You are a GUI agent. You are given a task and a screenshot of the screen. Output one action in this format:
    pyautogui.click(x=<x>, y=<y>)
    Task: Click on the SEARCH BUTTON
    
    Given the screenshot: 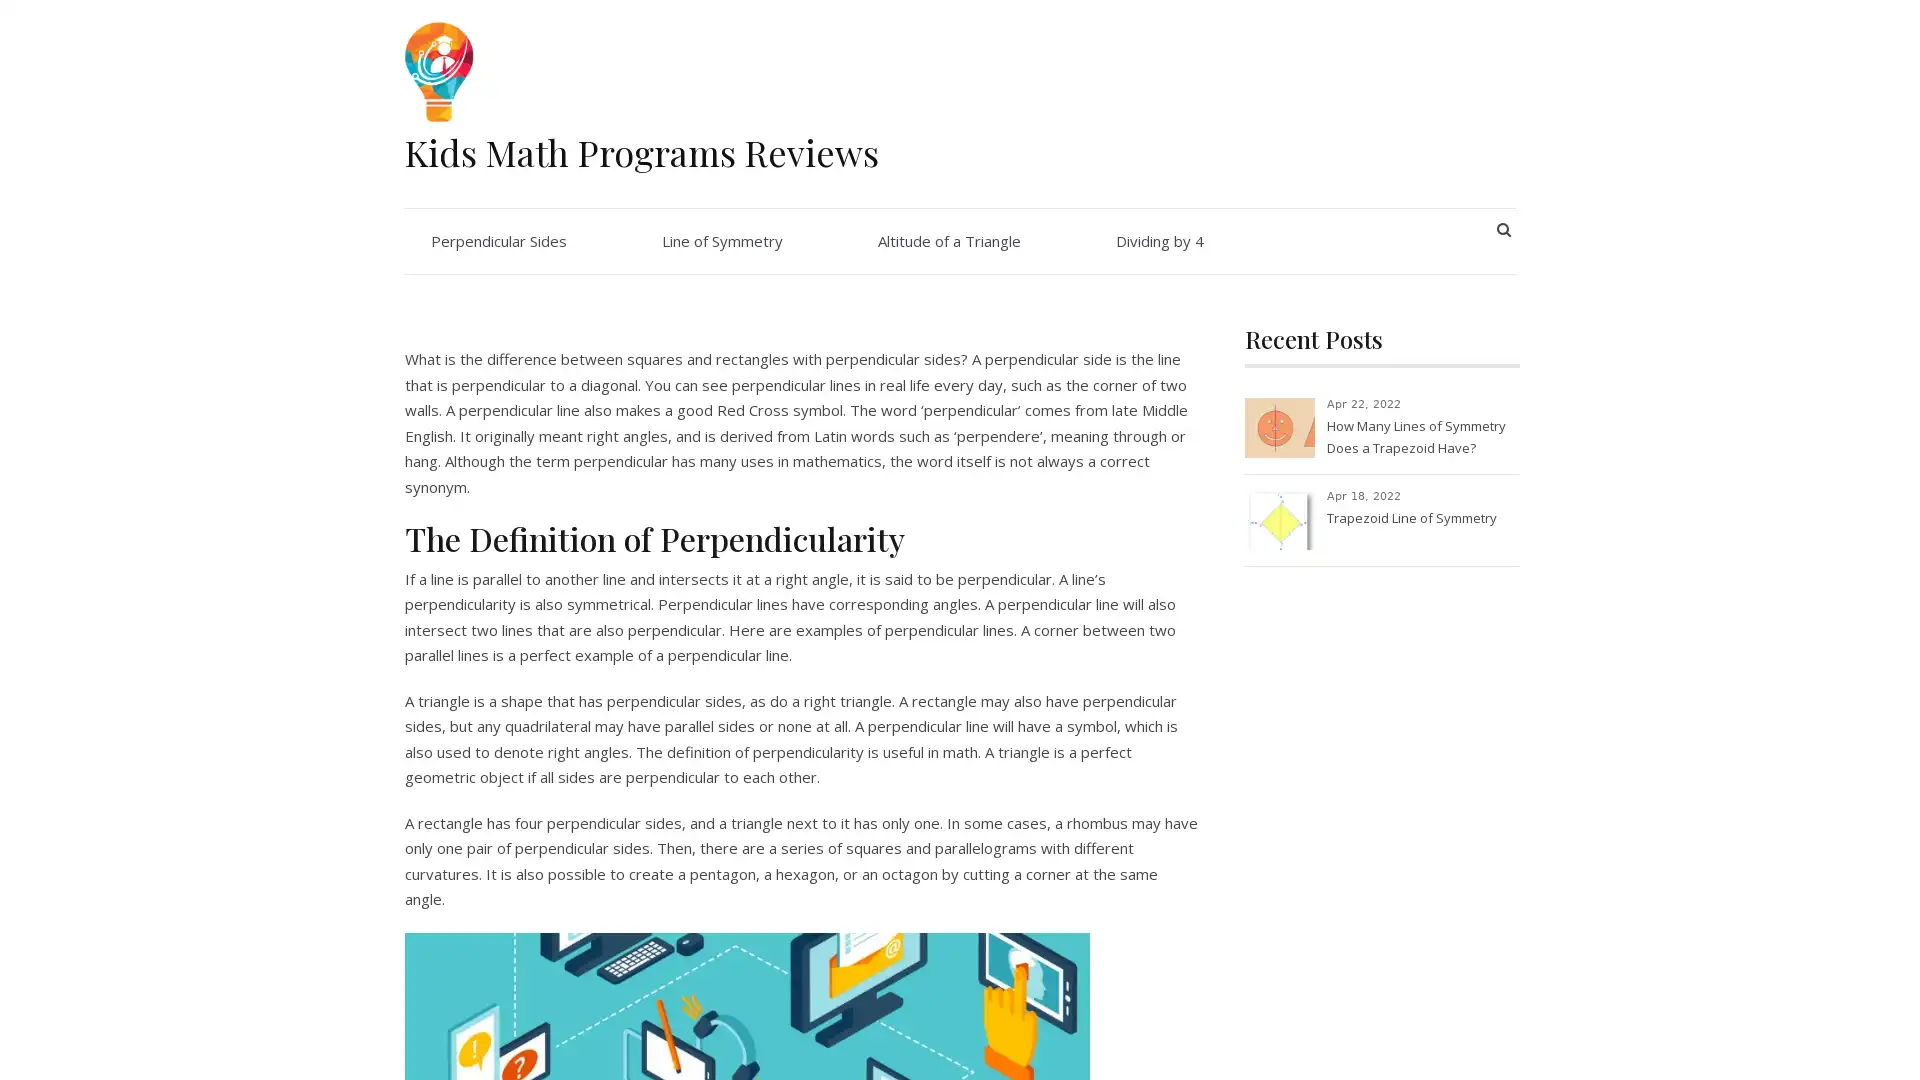 What is the action you would take?
    pyautogui.click(x=1504, y=227)
    